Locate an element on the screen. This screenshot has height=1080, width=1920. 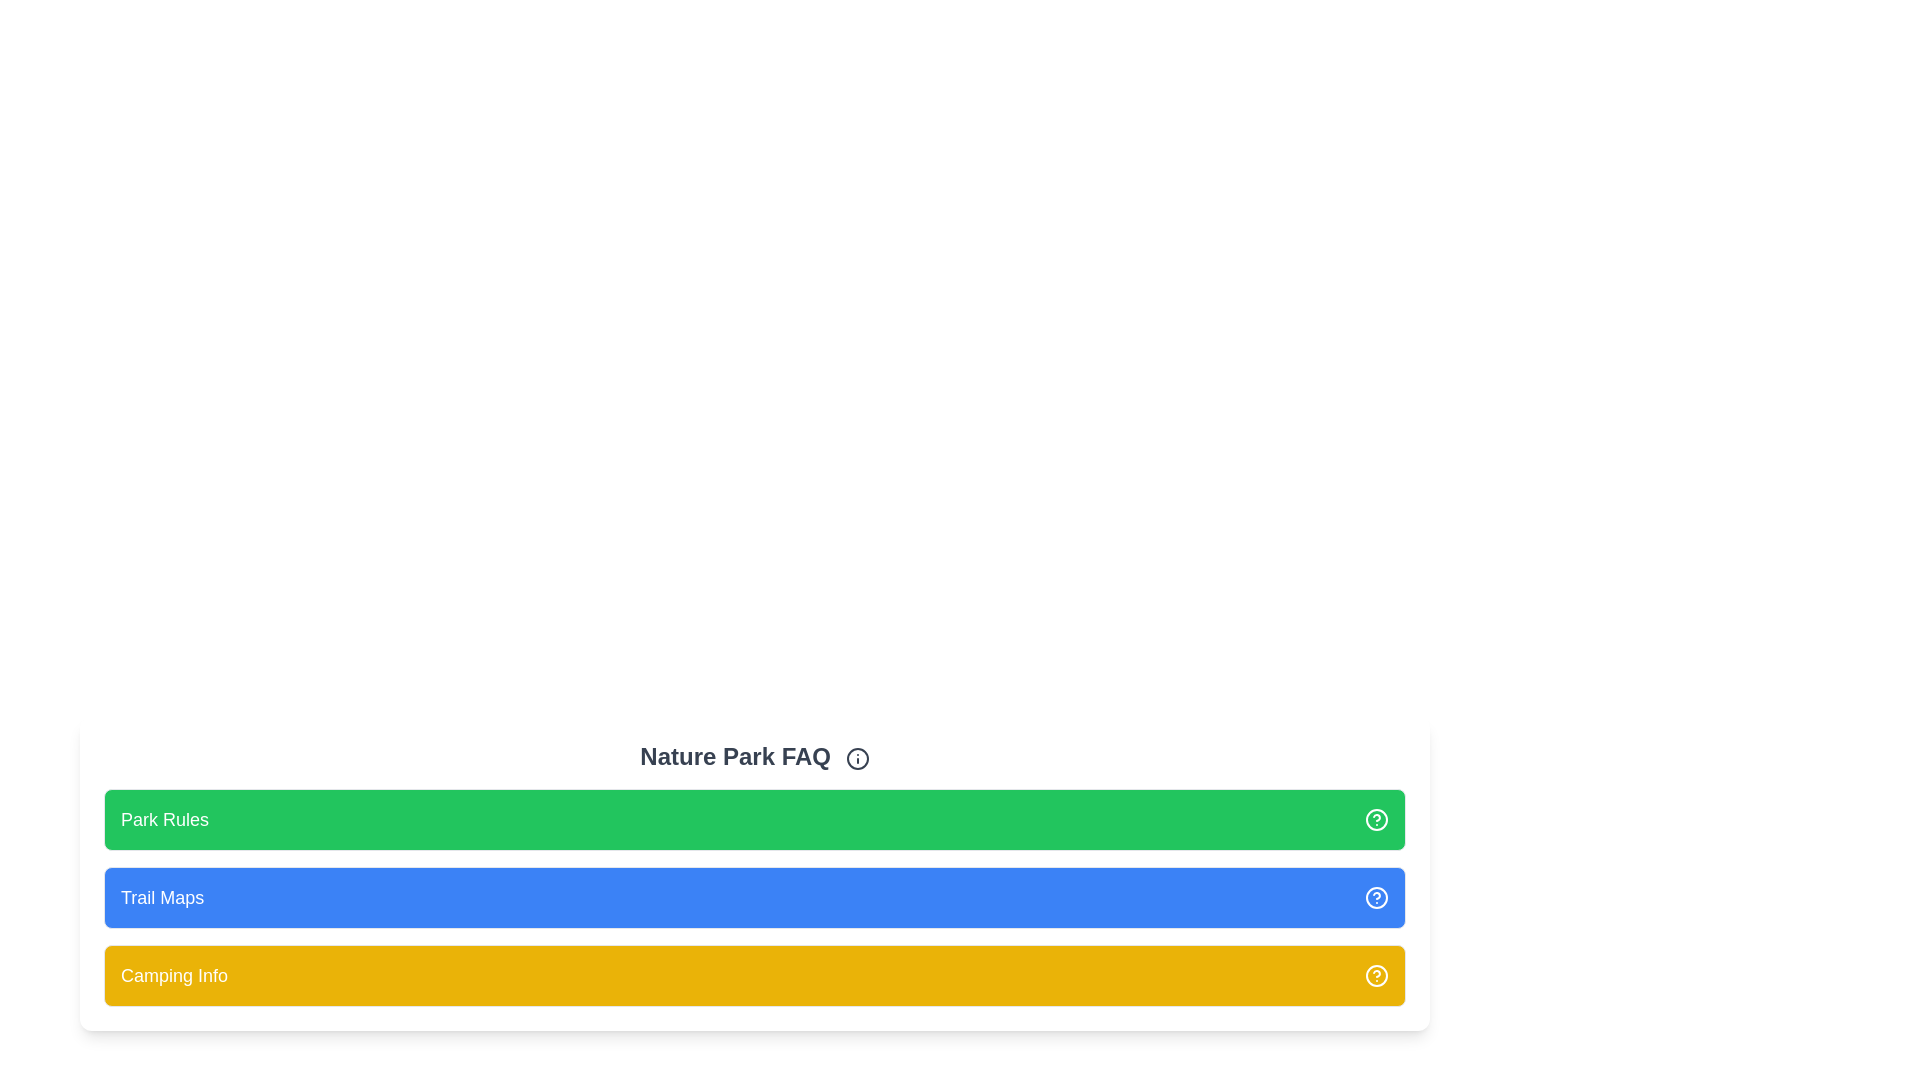
the button that accesses information related to camping is located at coordinates (753, 974).